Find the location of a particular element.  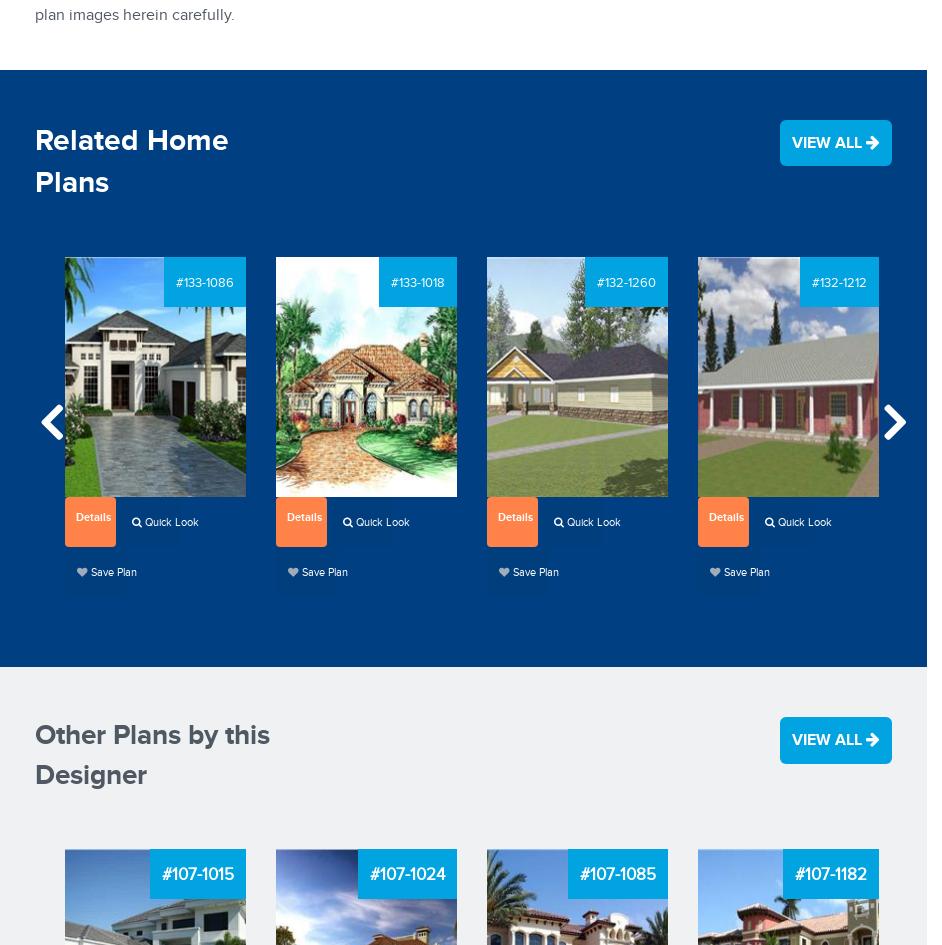

'Other Plans by this Designer' is located at coordinates (151, 755).